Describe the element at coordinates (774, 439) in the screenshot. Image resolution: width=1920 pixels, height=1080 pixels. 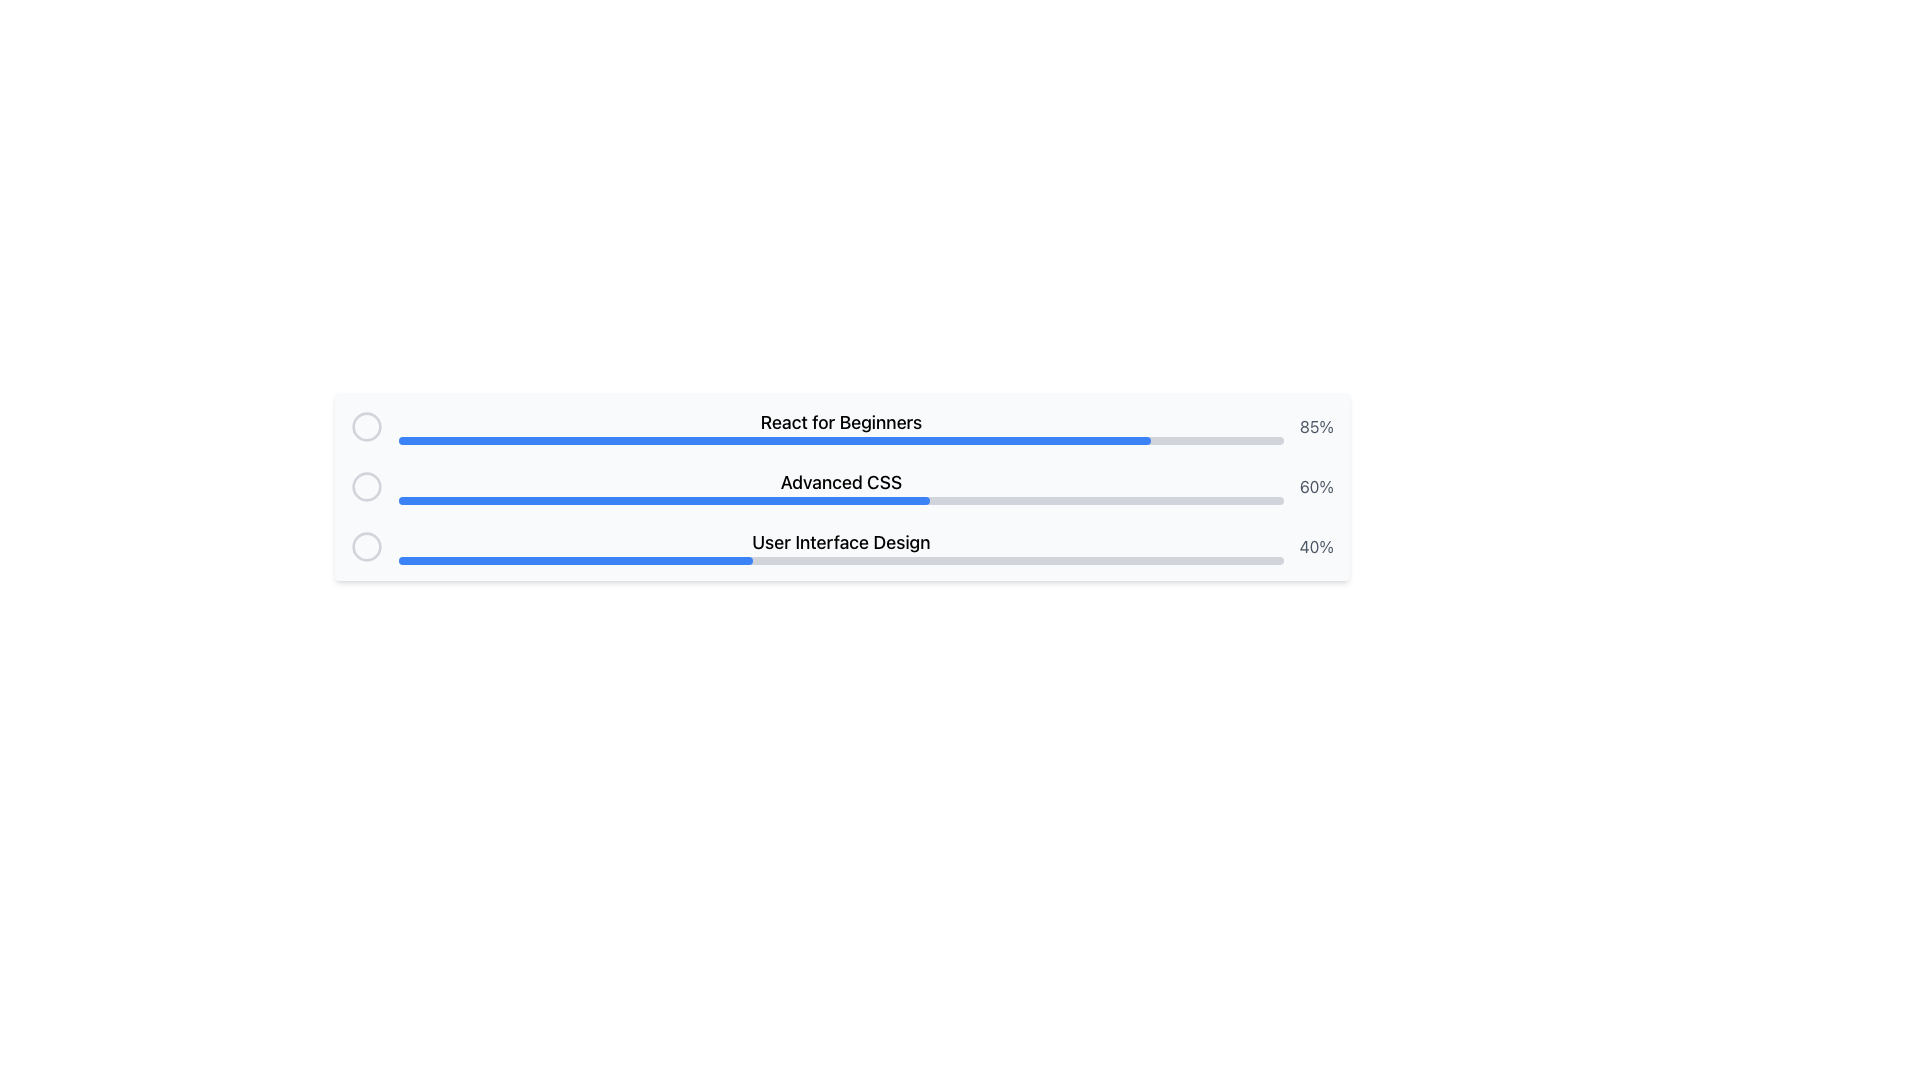
I see `the first progress bar representing 85% completion for the 'React for Beginners' task, located at the top of the vertical stack of progress bars` at that location.